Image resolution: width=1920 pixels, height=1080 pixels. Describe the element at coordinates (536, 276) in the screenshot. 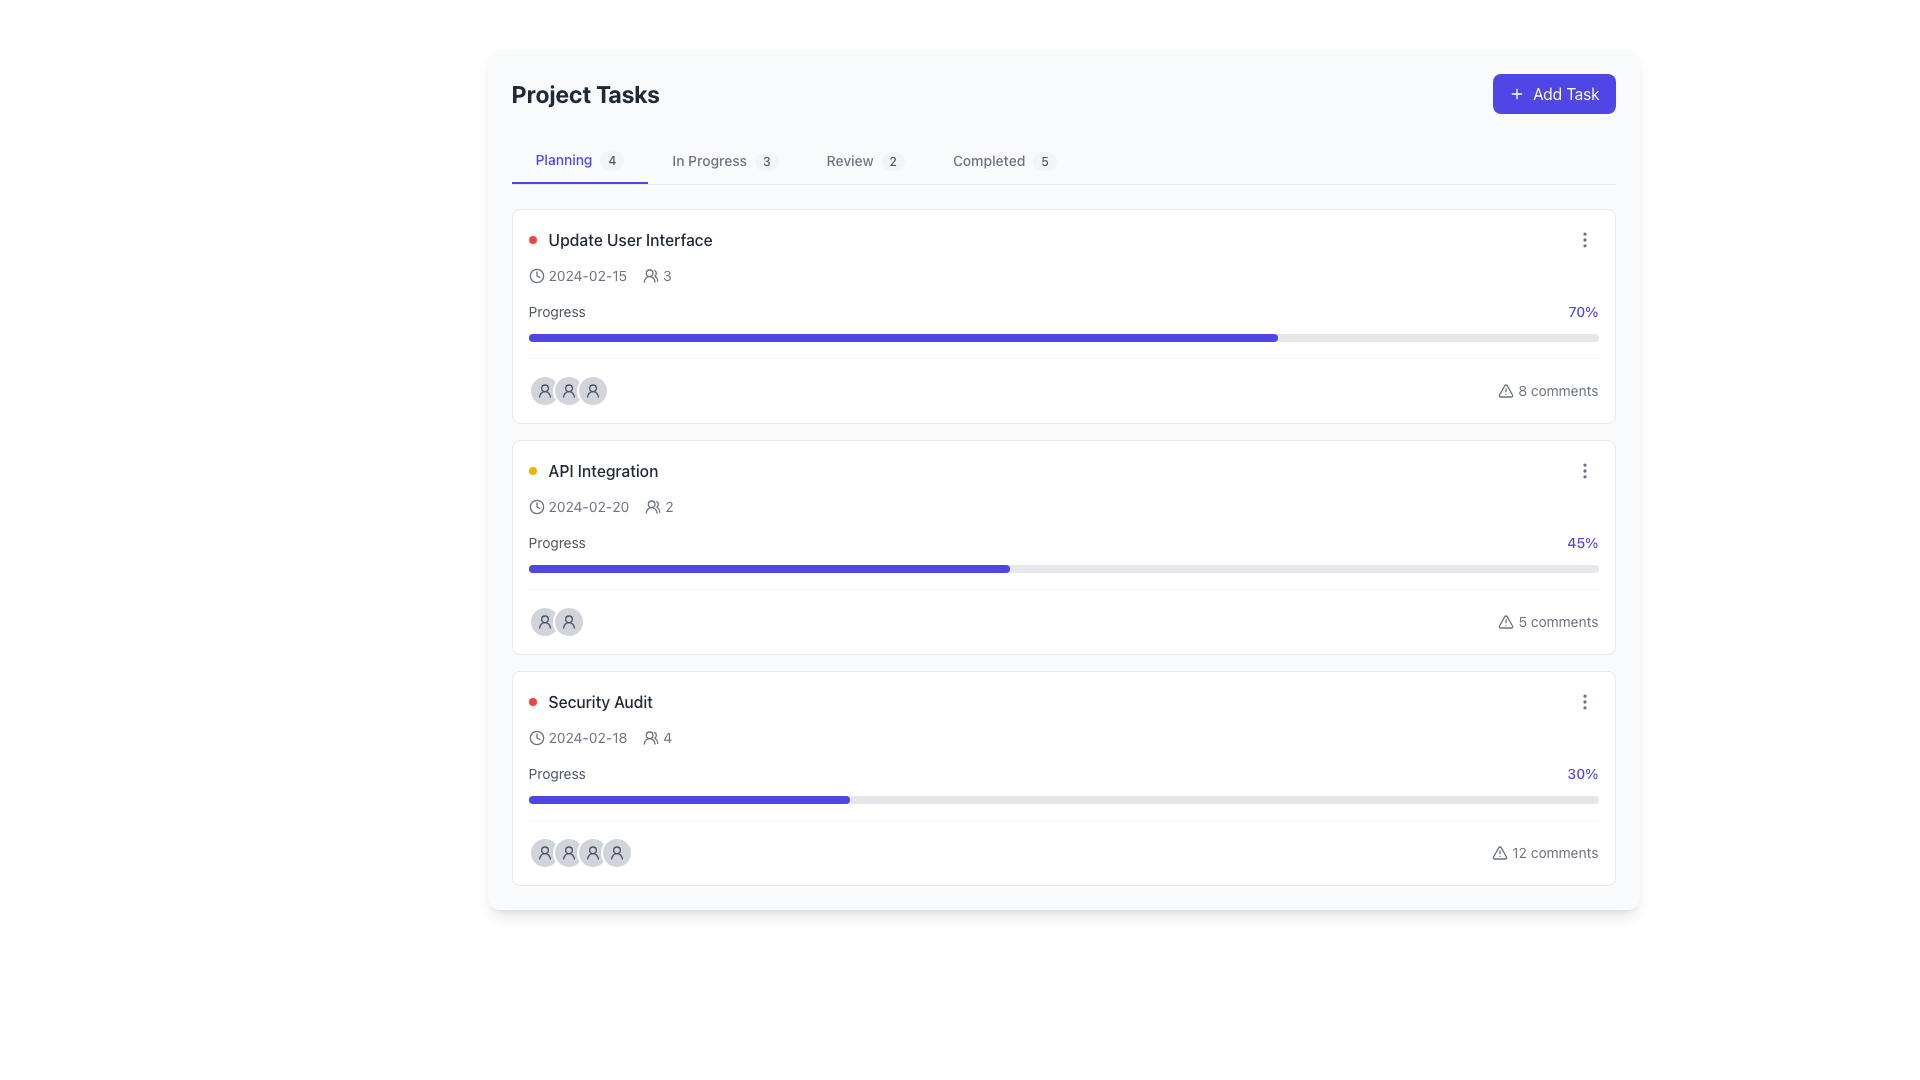

I see `the circular component of the clock icon in the 'Planning' section of the Project Tasks interface, located to the left of the date label '2024-02-20'` at that location.